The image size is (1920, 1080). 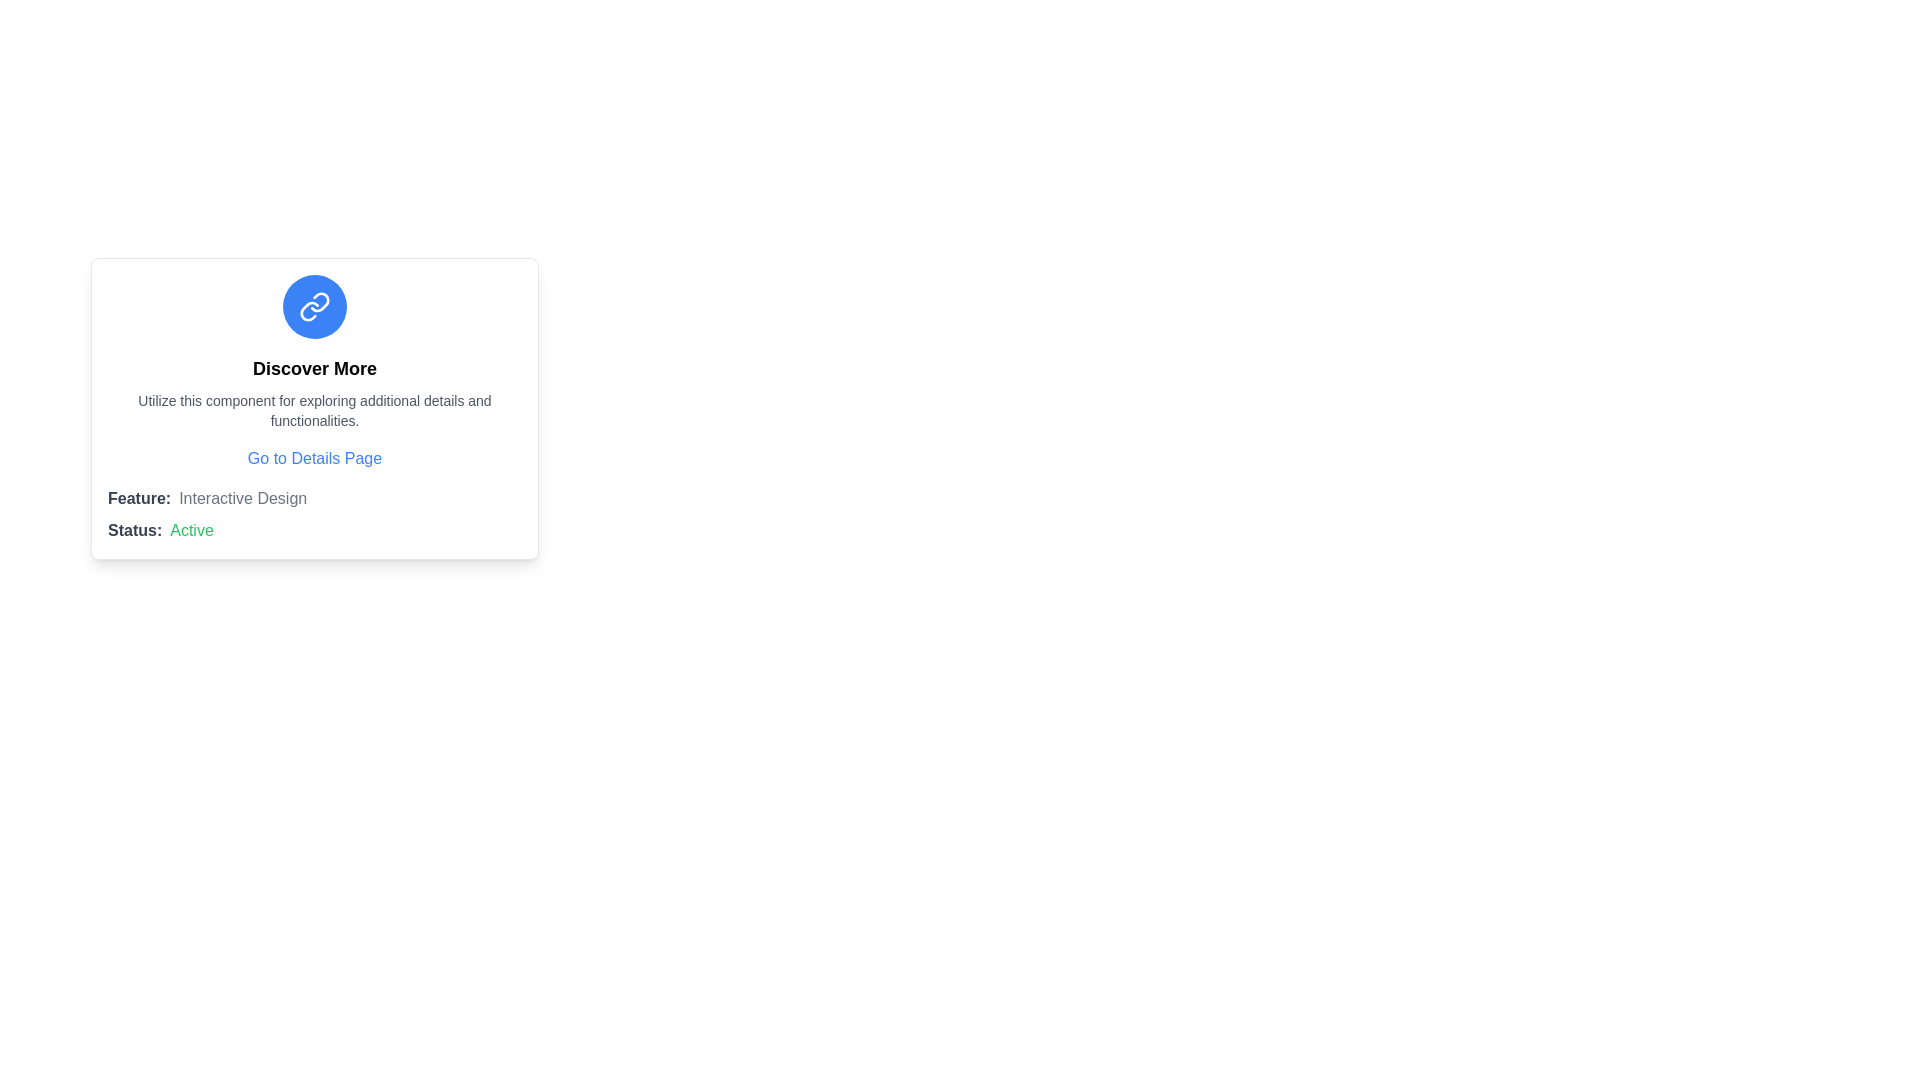 What do you see at coordinates (314, 410) in the screenshot?
I see `centered text that conveys the message: 'Utilize this component for exploring additional details and functionalities.' This text is located beneath the bold 'Discover More' text` at bounding box center [314, 410].